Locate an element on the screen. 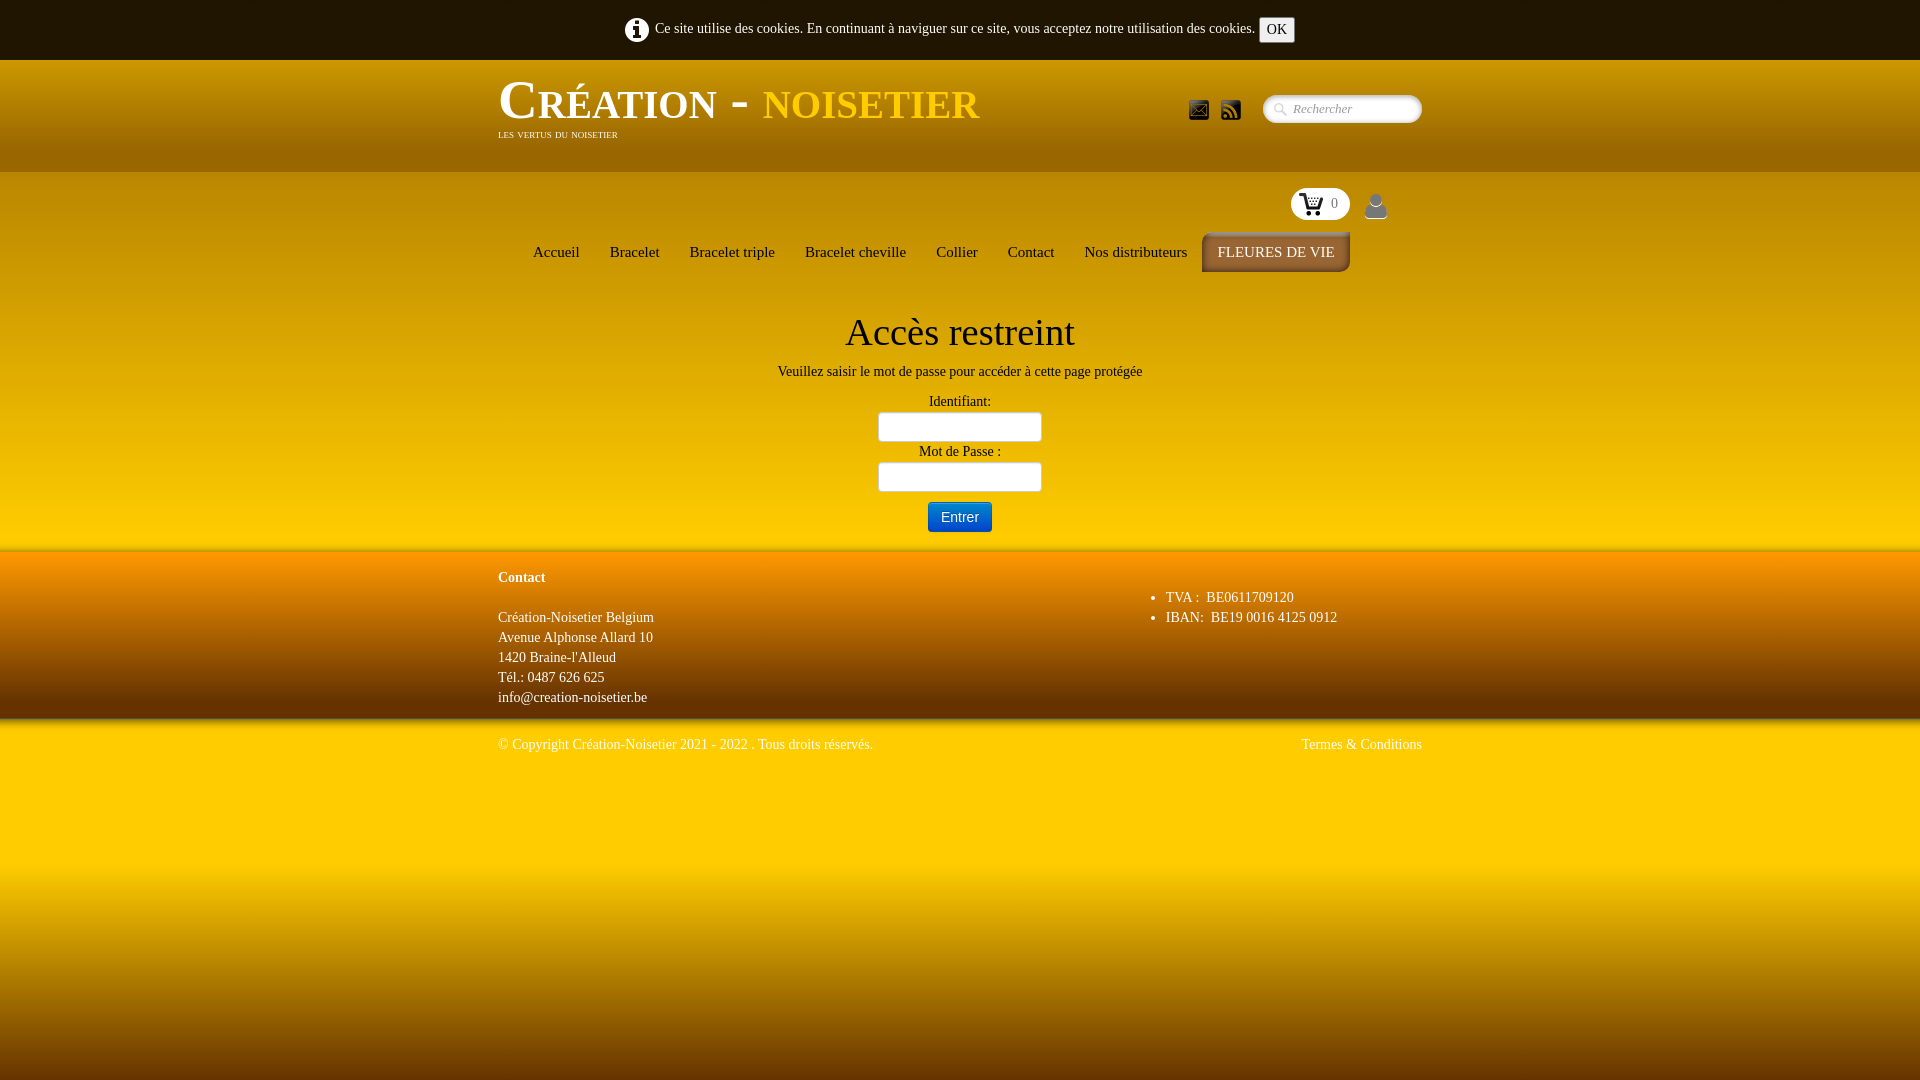 The image size is (1920, 1080). 'FLEURES DE VIE' is located at coordinates (1274, 250).